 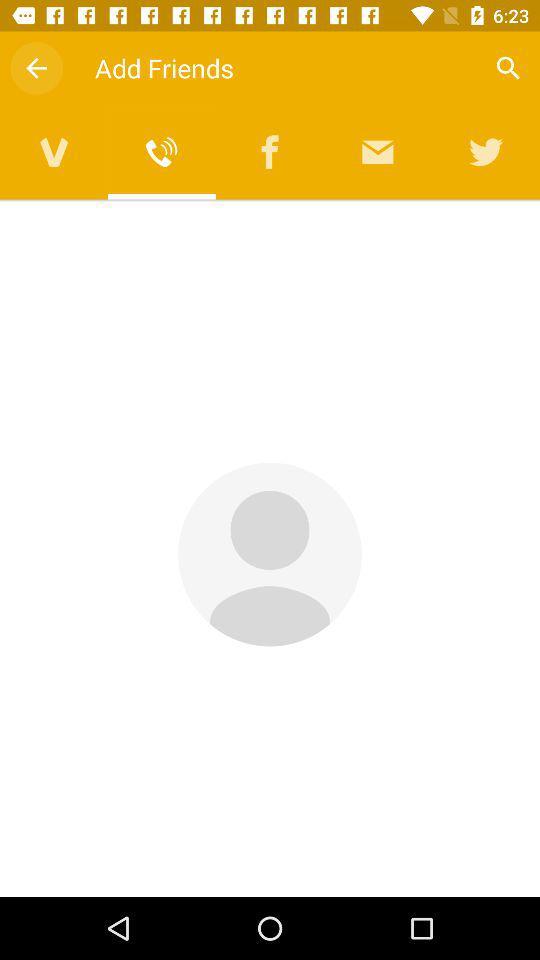 What do you see at coordinates (485, 151) in the screenshot?
I see `twitter account` at bounding box center [485, 151].